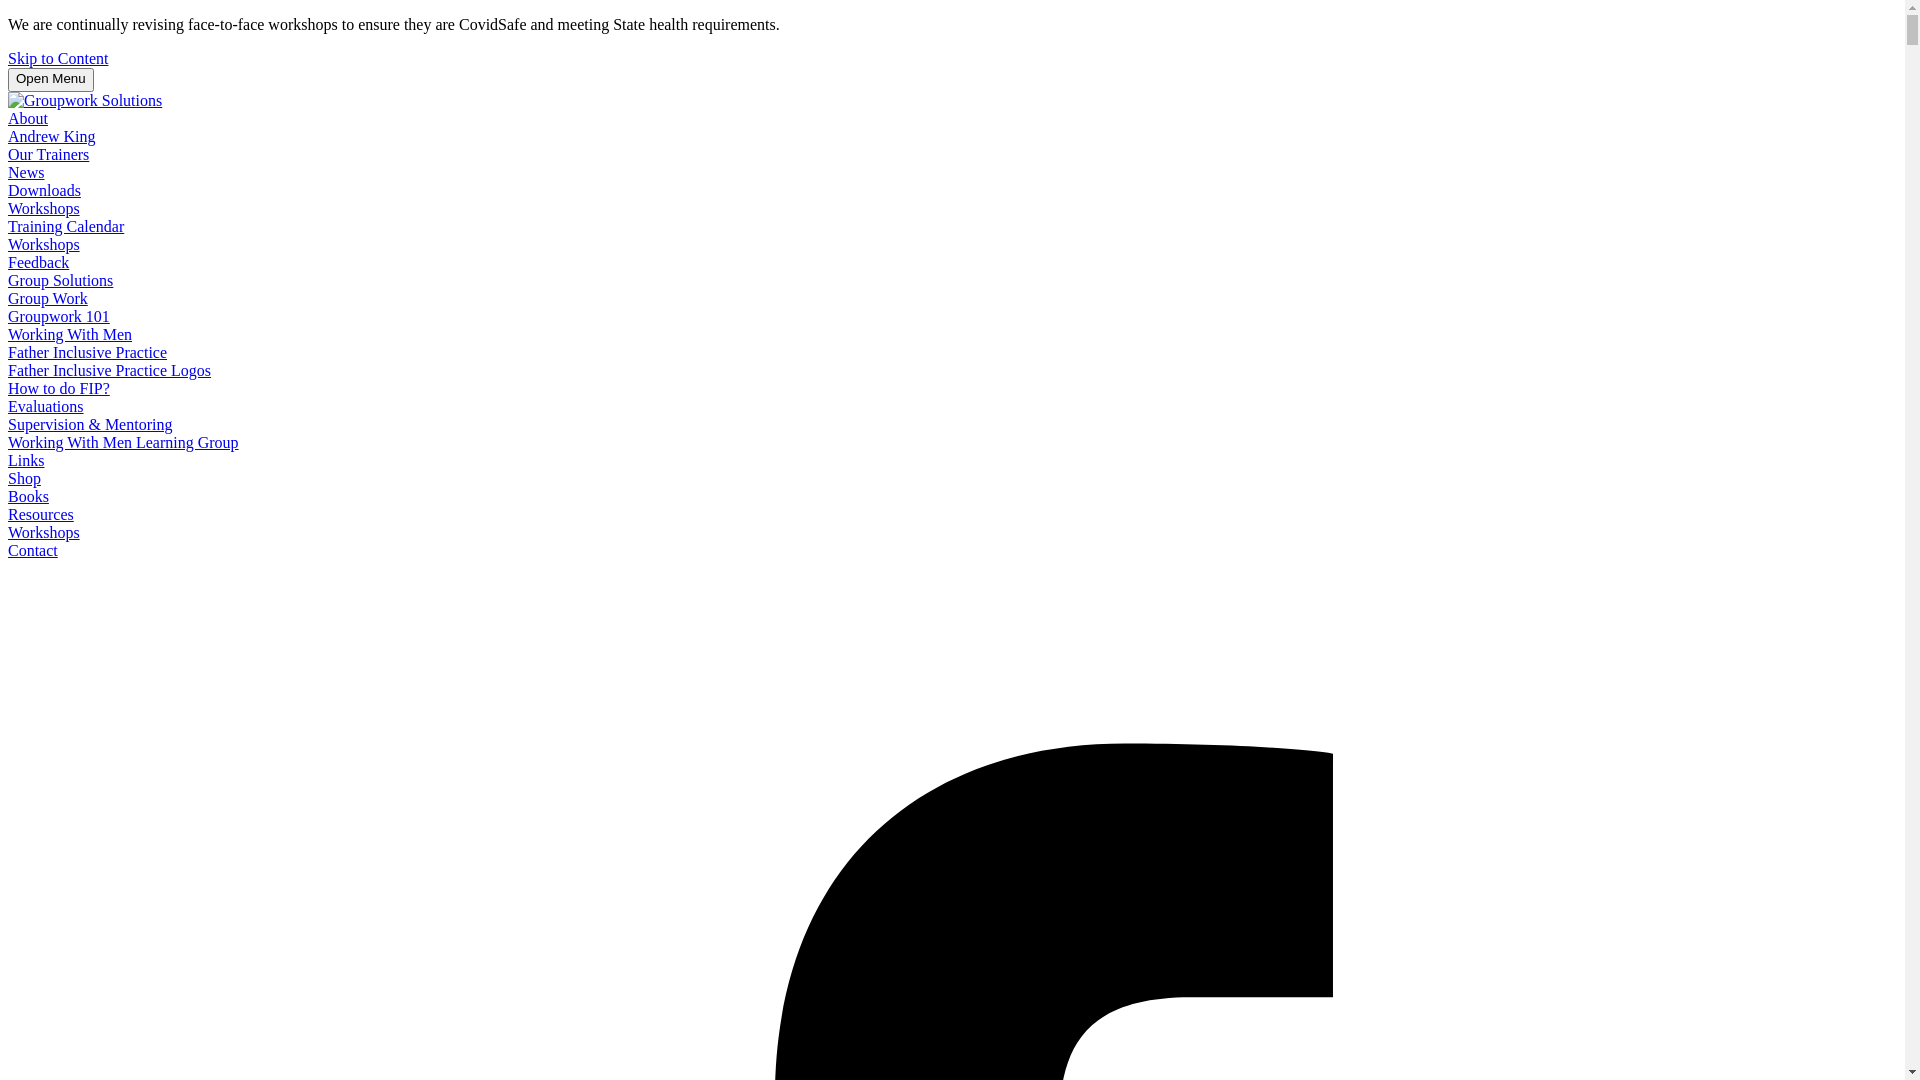 Image resolution: width=1920 pixels, height=1080 pixels. What do you see at coordinates (89, 423) in the screenshot?
I see `'Supervision & Mentoring'` at bounding box center [89, 423].